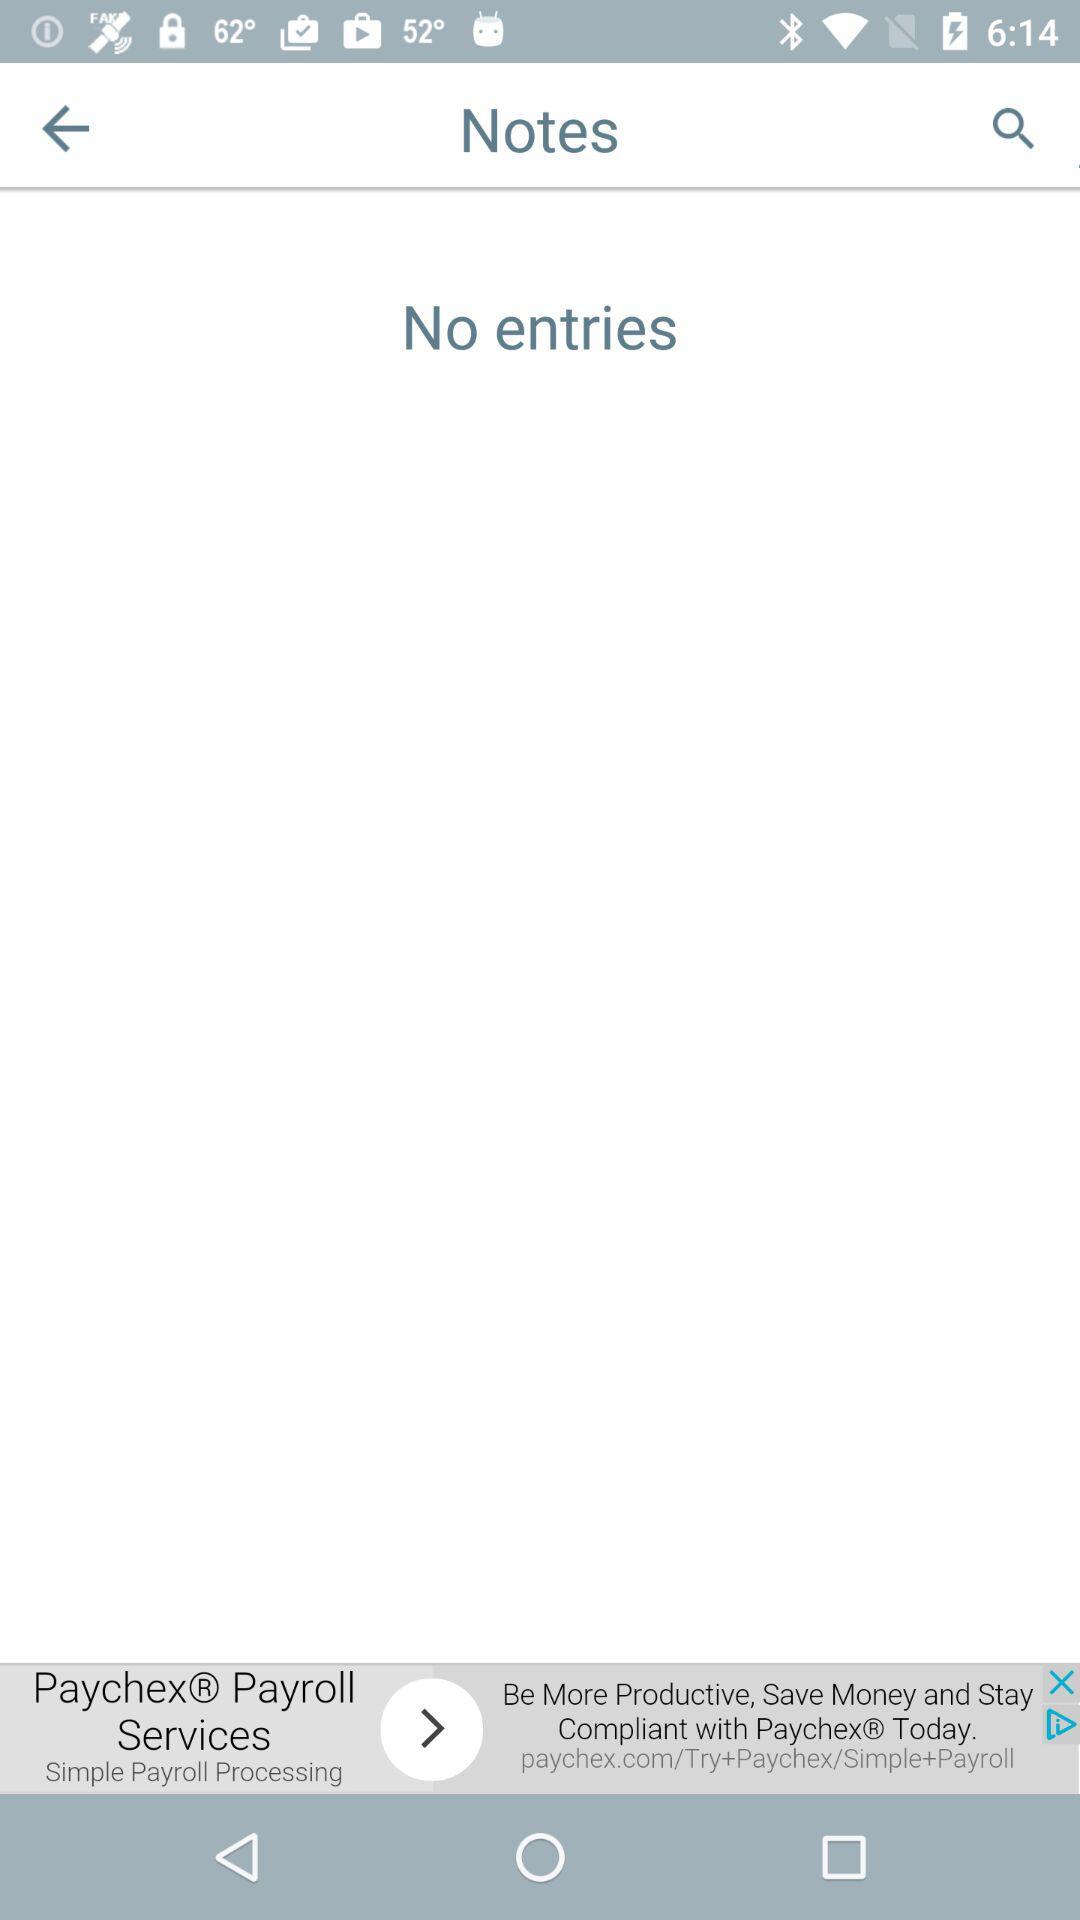 This screenshot has width=1080, height=1920. What do you see at coordinates (64, 127) in the screenshot?
I see `previous` at bounding box center [64, 127].